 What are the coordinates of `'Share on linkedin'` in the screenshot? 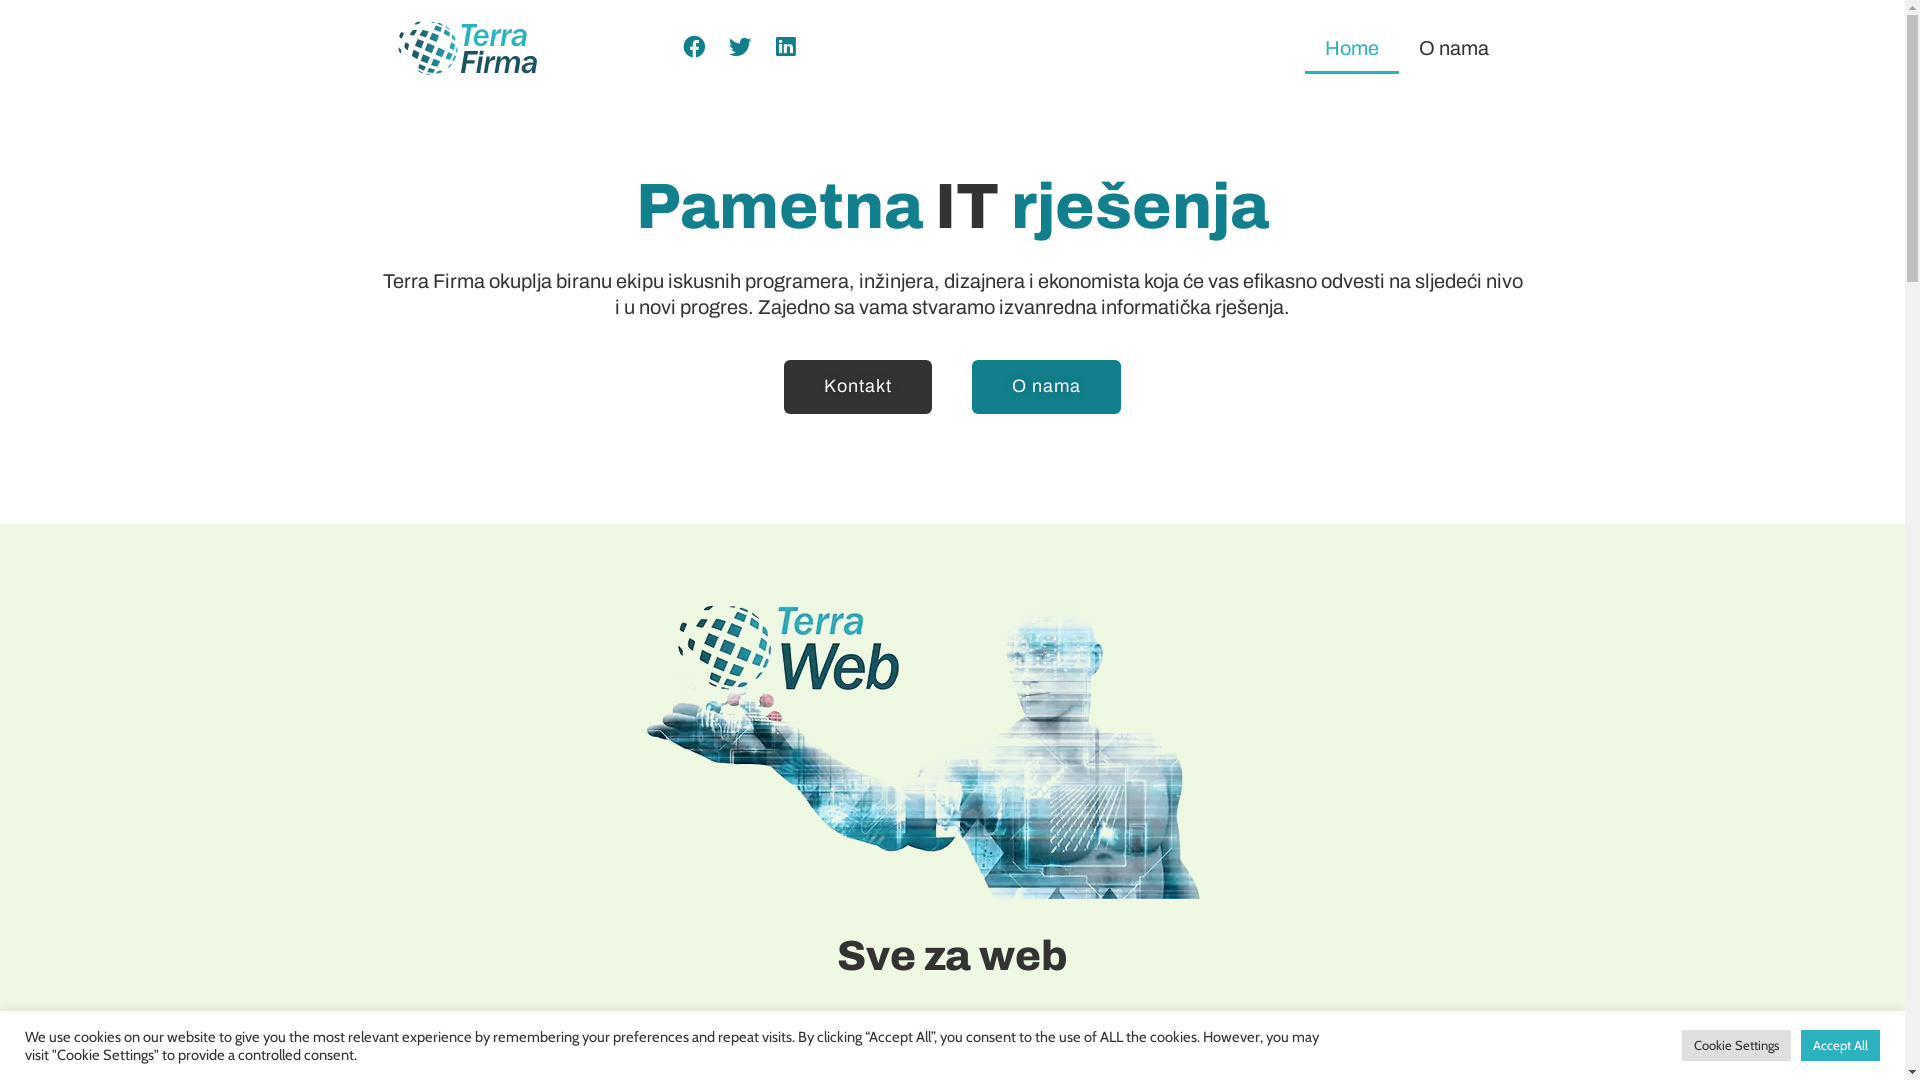 It's located at (767, 46).